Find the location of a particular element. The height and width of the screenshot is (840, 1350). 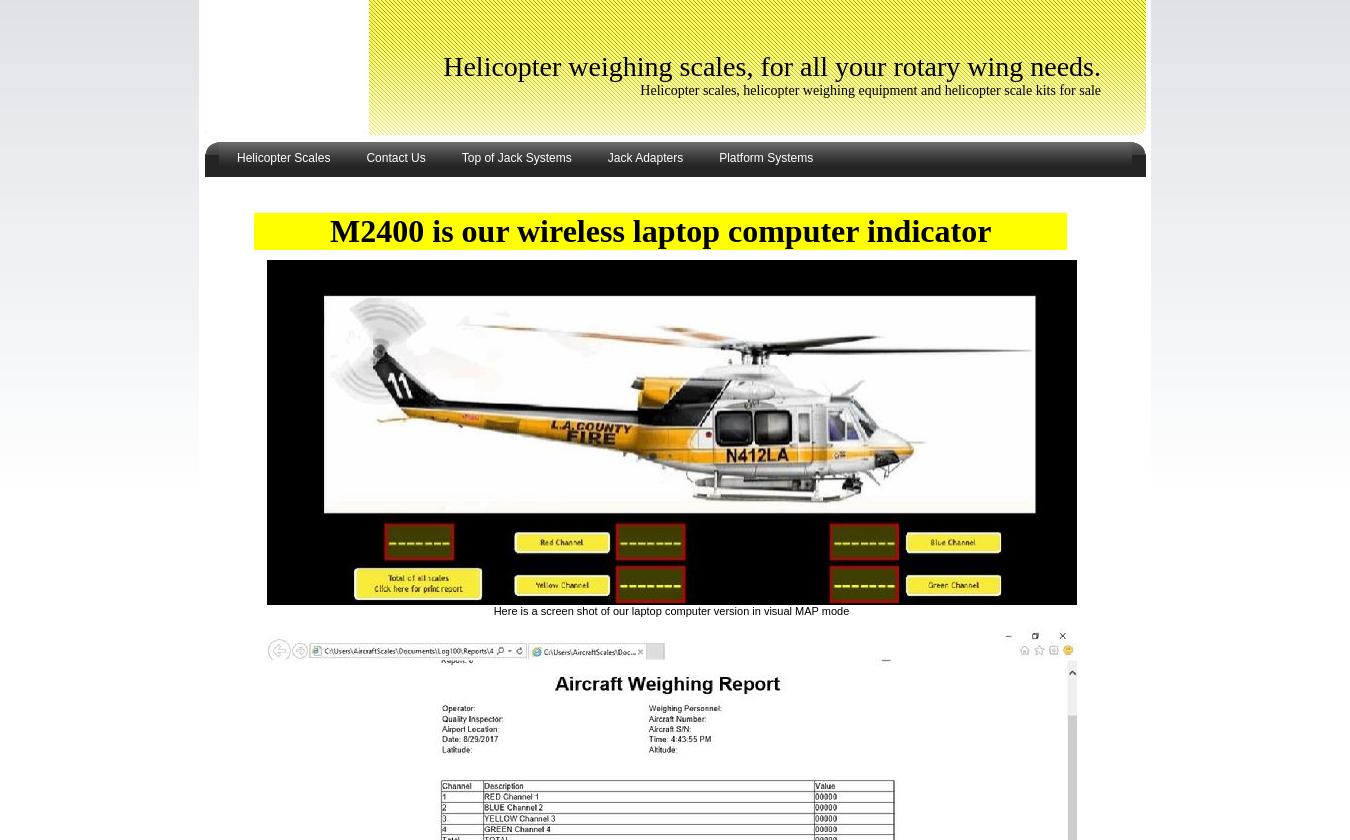

'Helicopter Scales' is located at coordinates (282, 158).